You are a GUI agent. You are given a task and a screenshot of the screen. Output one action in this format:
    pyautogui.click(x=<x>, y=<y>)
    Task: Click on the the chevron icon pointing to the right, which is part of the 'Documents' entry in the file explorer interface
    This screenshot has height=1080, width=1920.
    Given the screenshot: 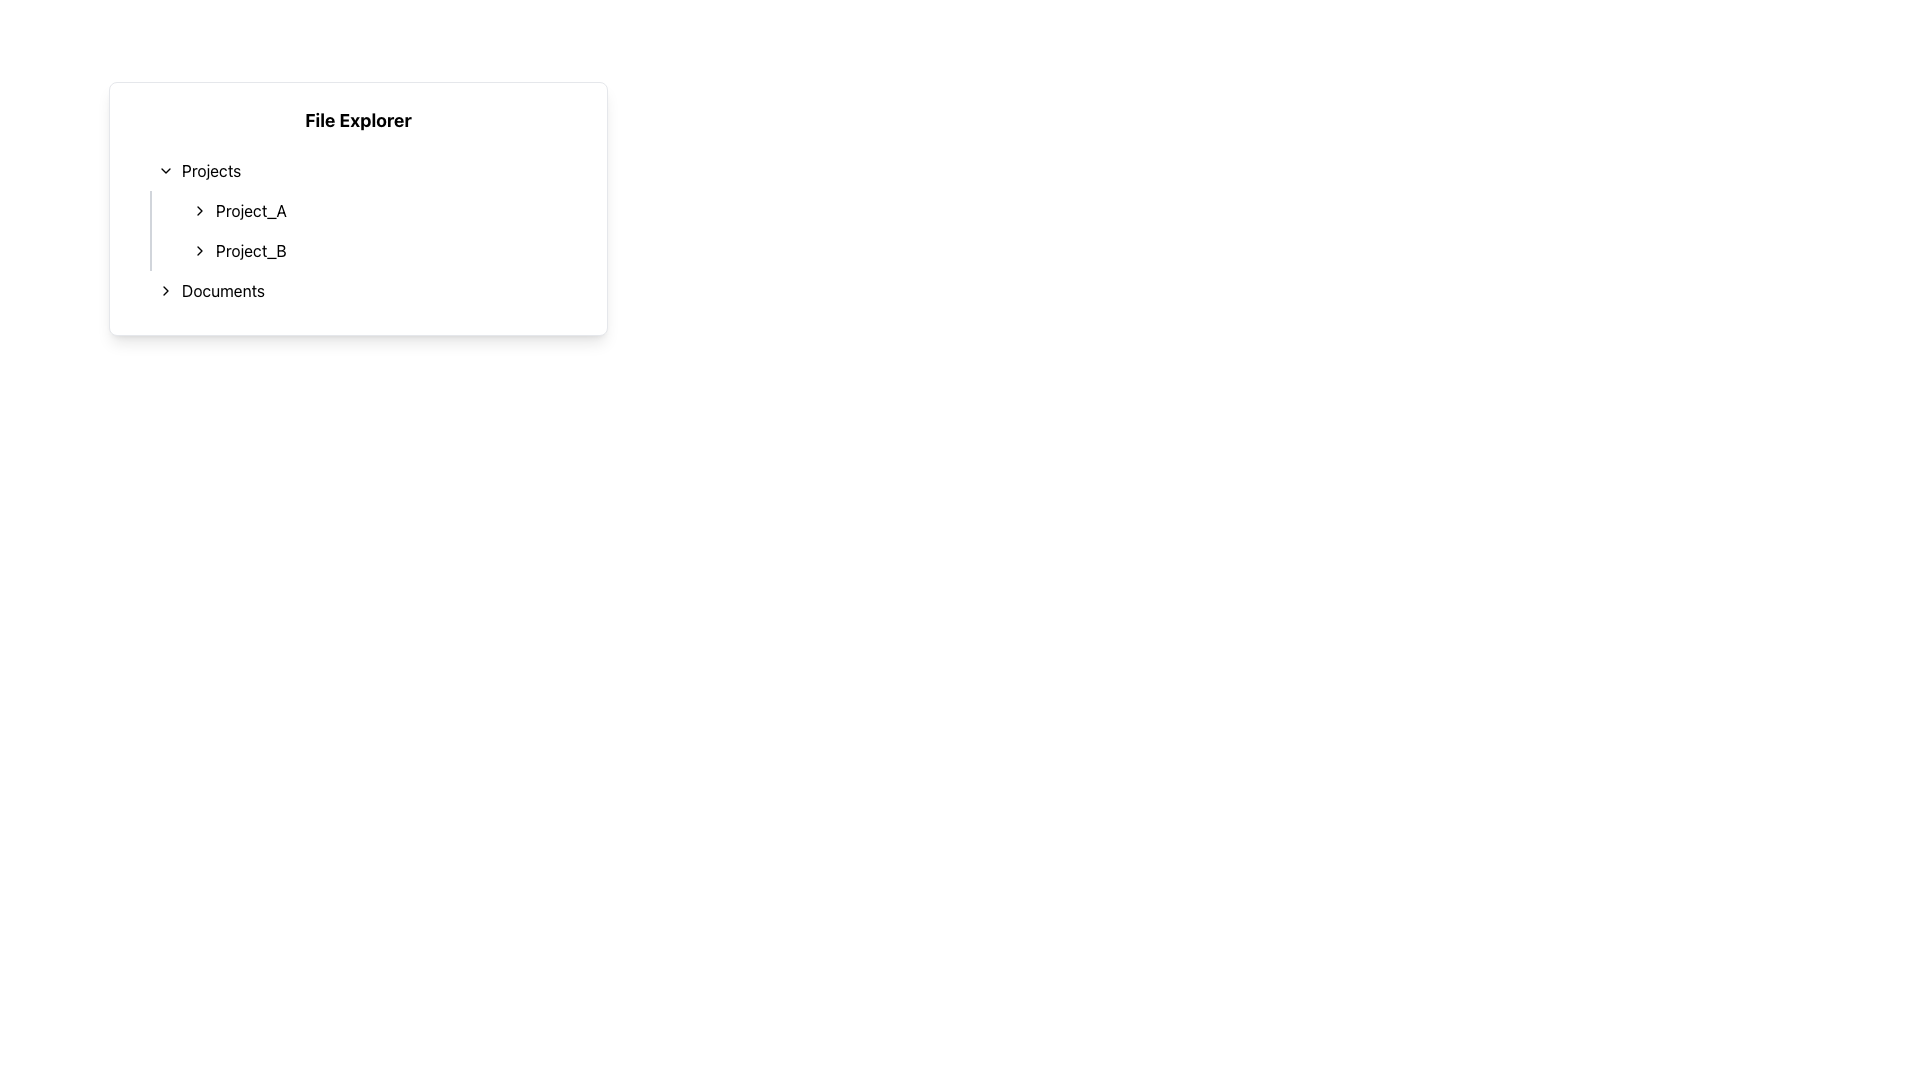 What is the action you would take?
    pyautogui.click(x=166, y=290)
    